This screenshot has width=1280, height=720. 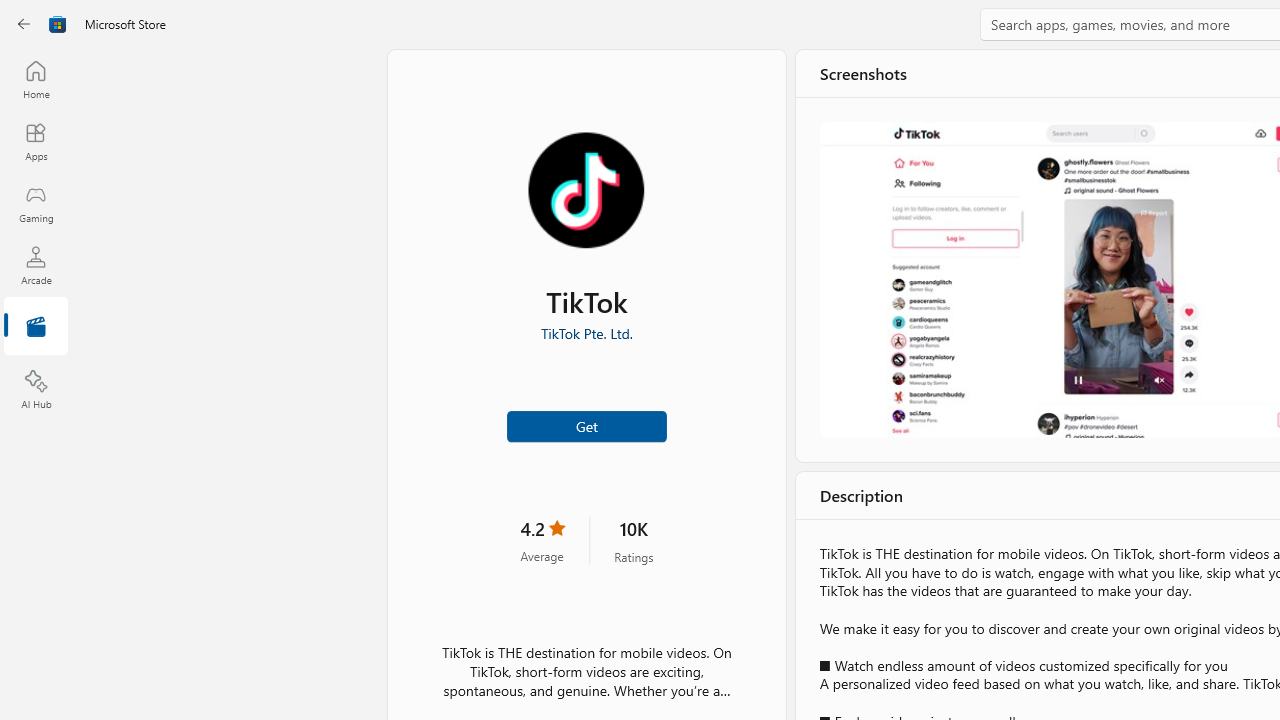 I want to click on 'AI Hub', so click(x=35, y=390).